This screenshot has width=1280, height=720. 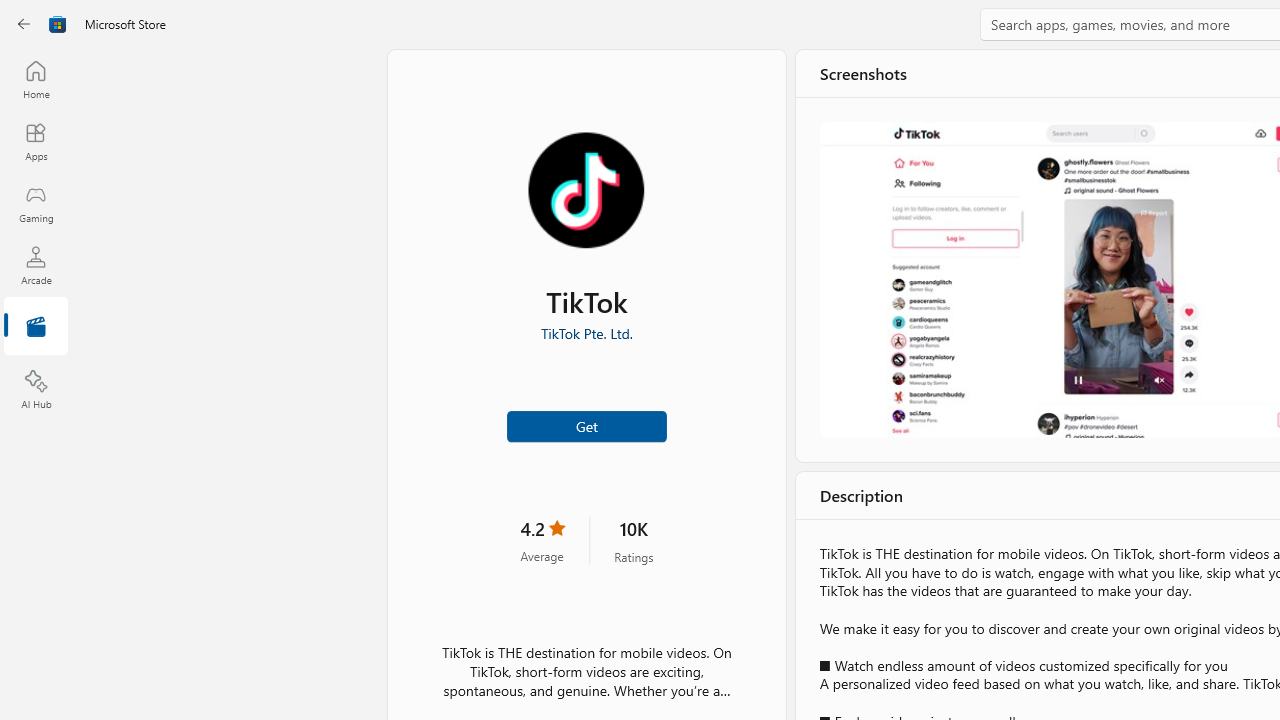 I want to click on 'AI Hub', so click(x=35, y=390).